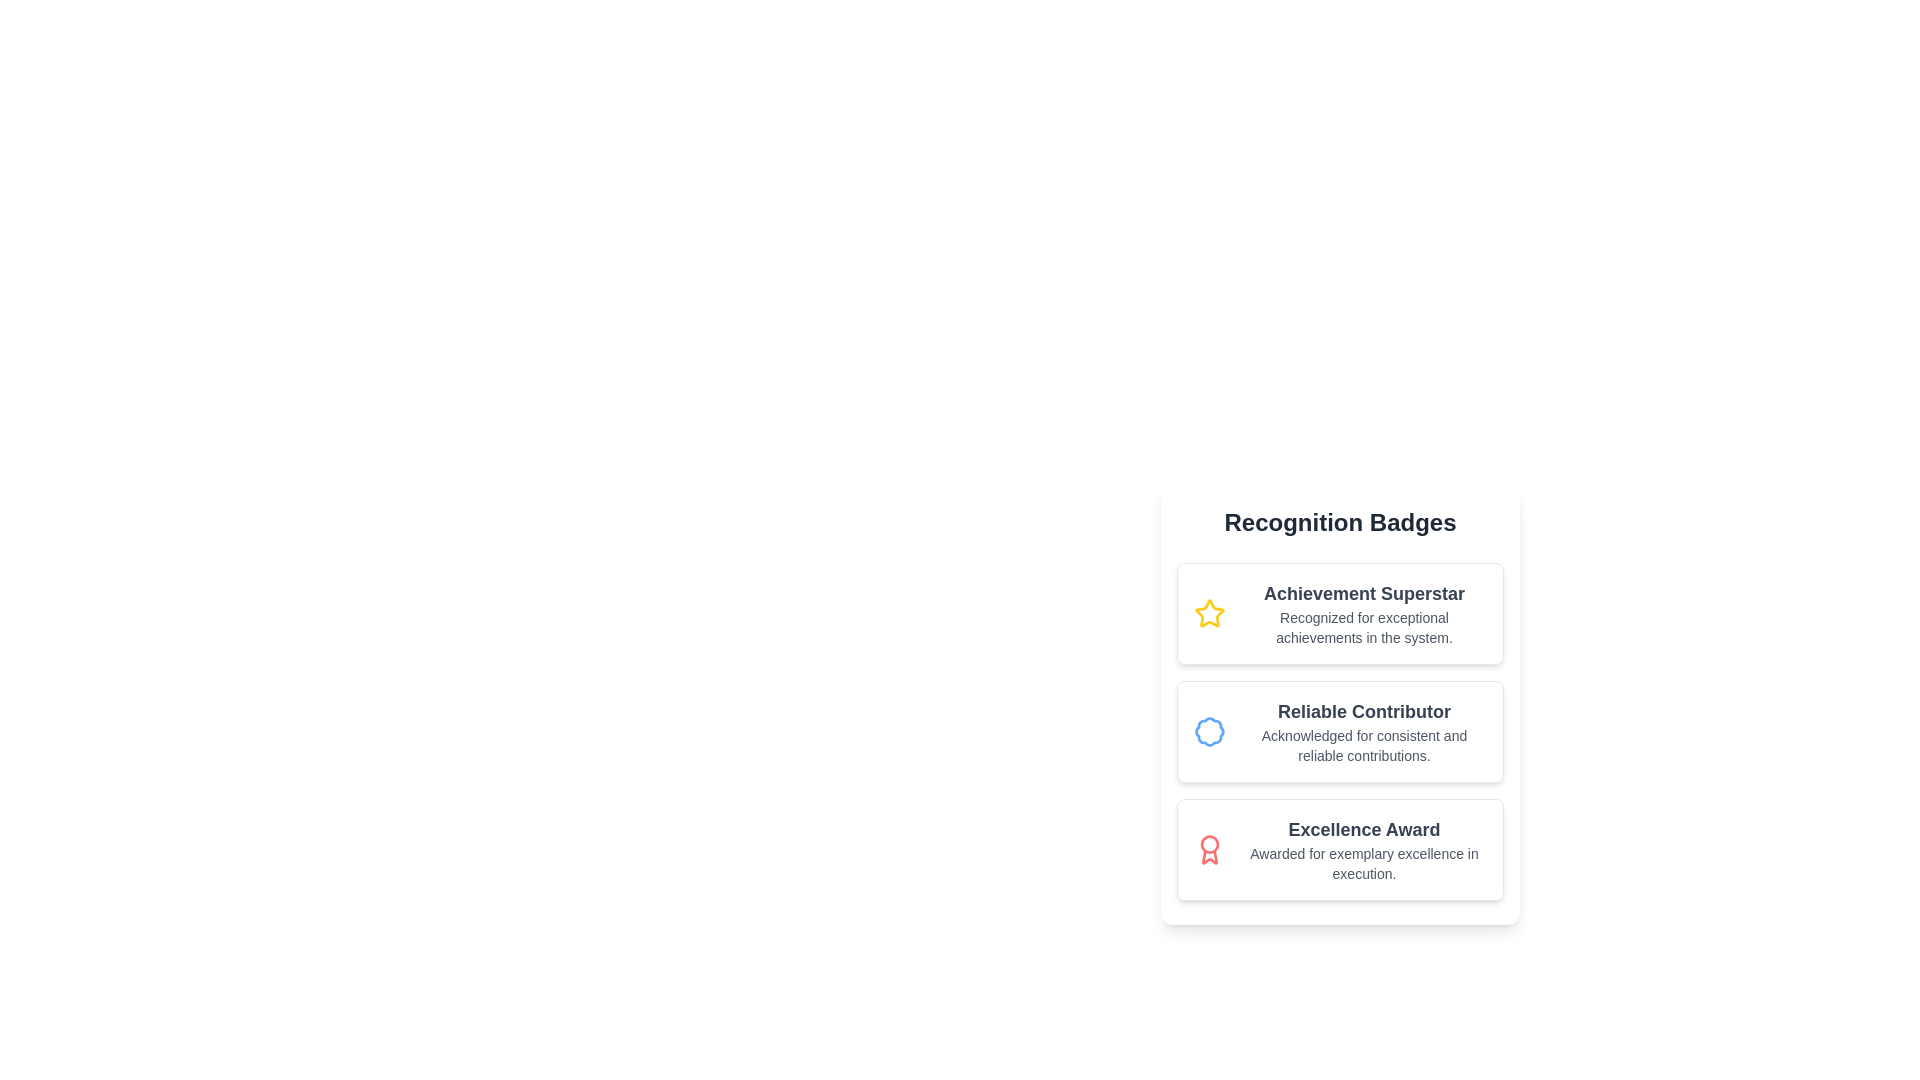 Image resolution: width=1920 pixels, height=1080 pixels. I want to click on the star icon located at the top-left portion of the 'Recognition Badges' section, next to the 'Achievement Superstar' label, so click(1208, 612).